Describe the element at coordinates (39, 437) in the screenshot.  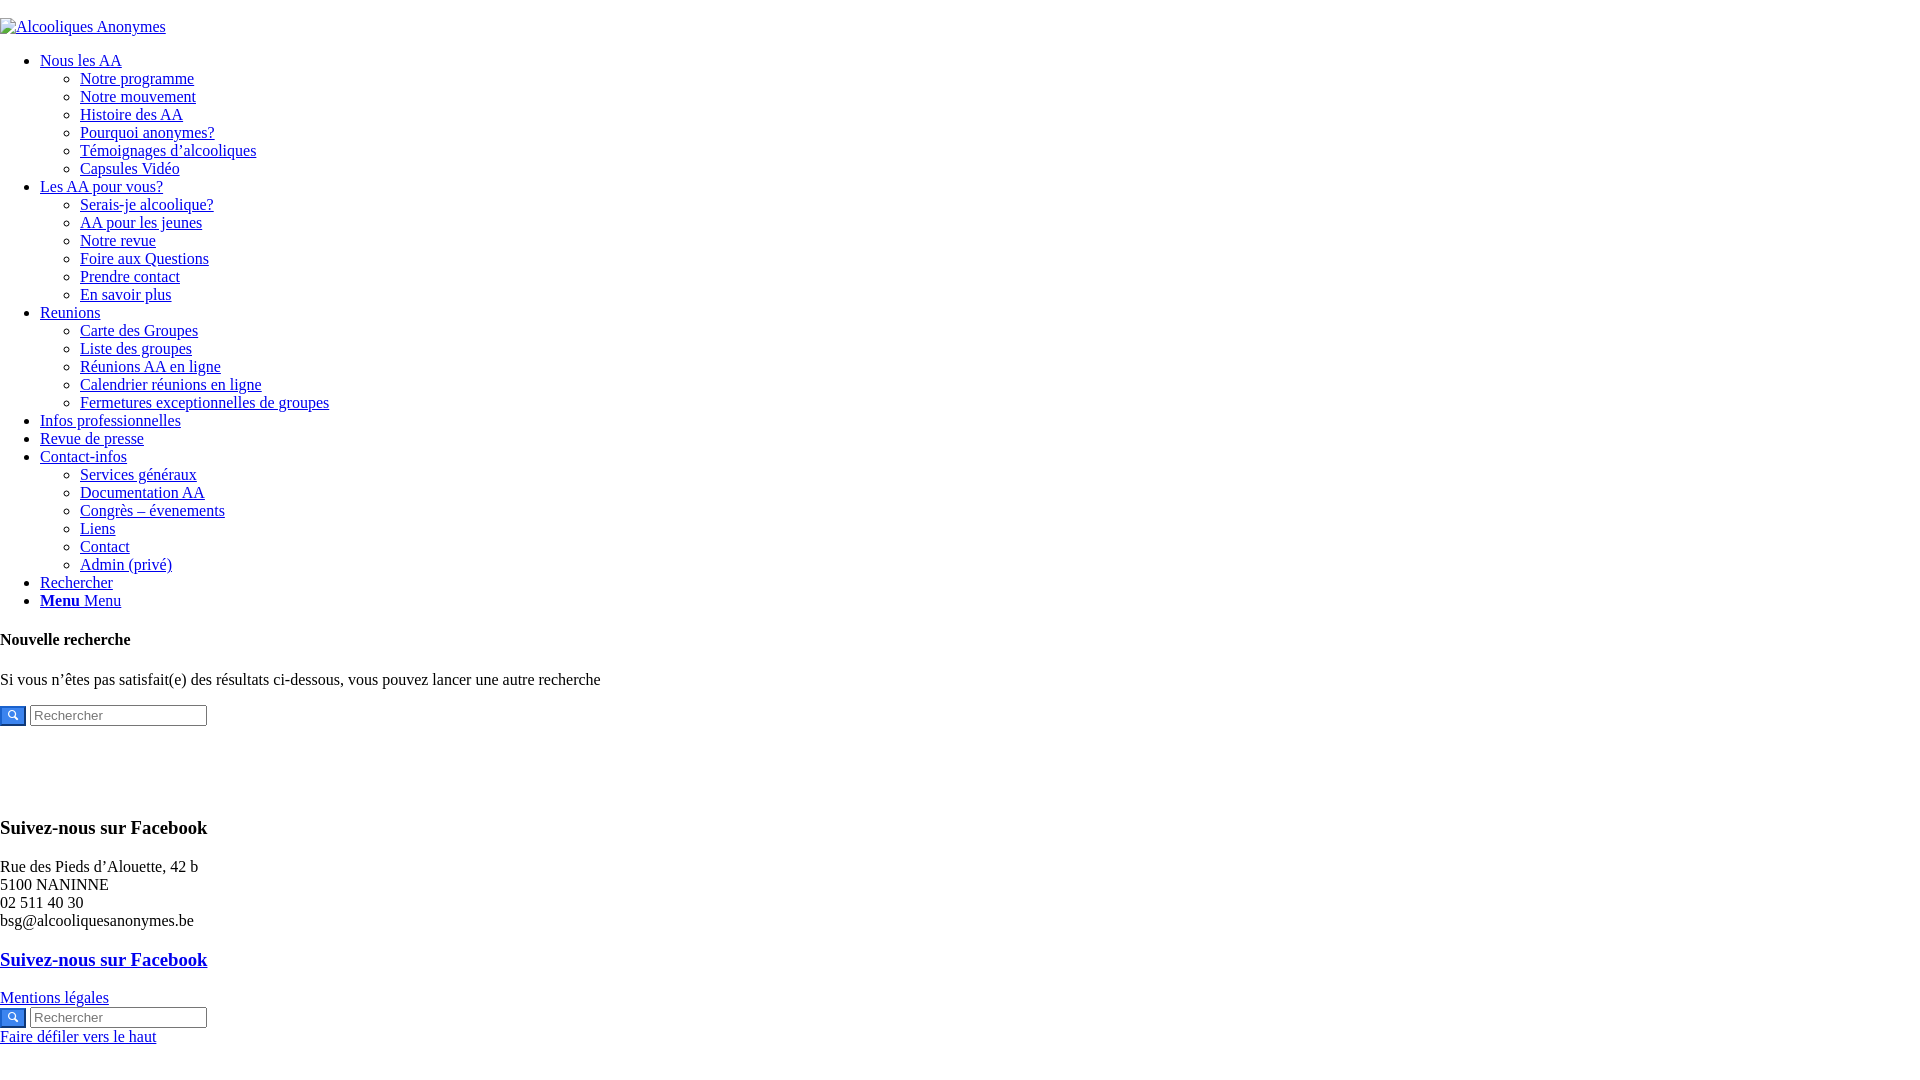
I see `'Revue de presse'` at that location.